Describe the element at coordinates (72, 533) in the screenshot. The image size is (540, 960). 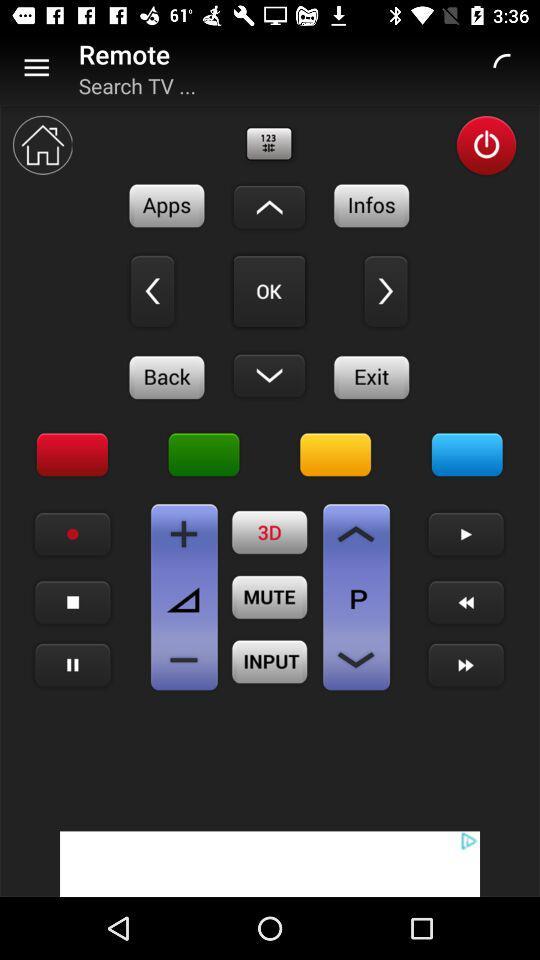
I see `tate button` at that location.